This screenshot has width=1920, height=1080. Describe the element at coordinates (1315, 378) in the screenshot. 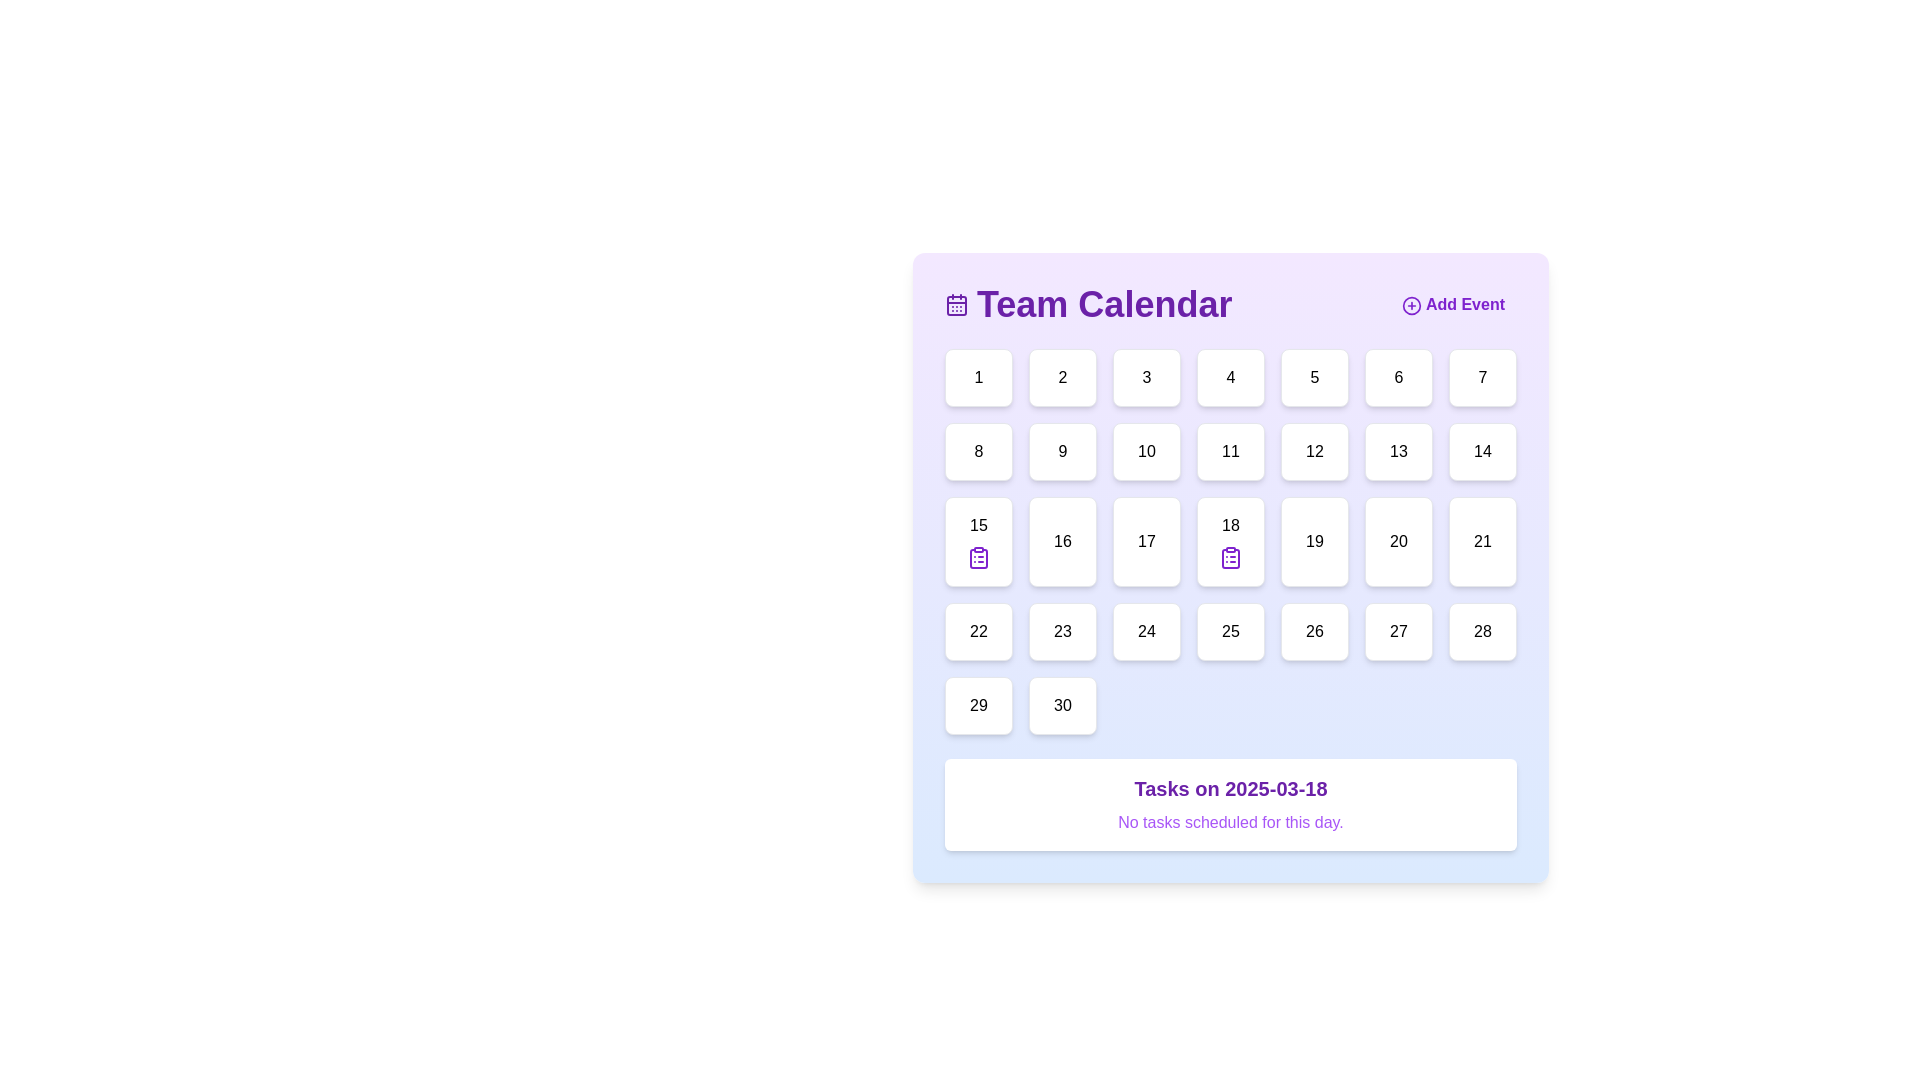

I see `the button representing the fifth day in the calendar` at that location.